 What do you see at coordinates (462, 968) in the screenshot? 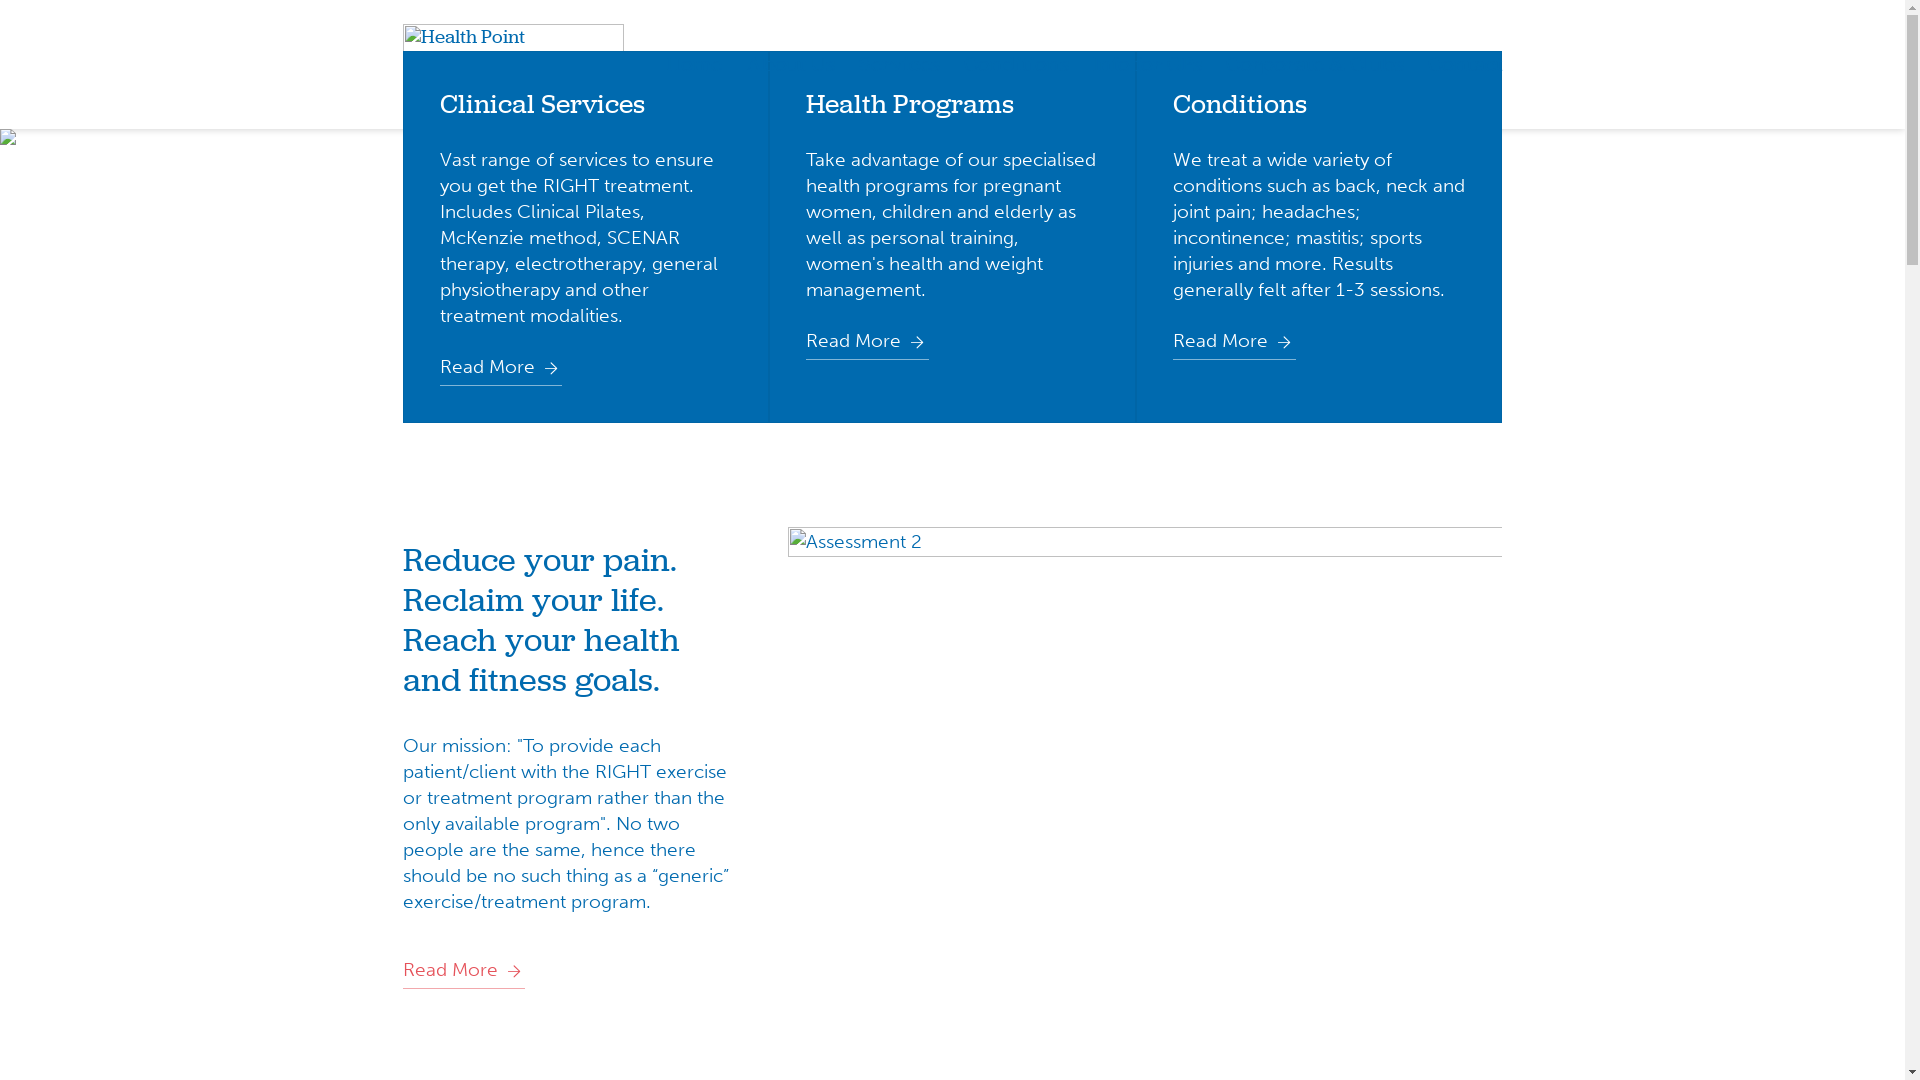
I see `'Read More'` at bounding box center [462, 968].